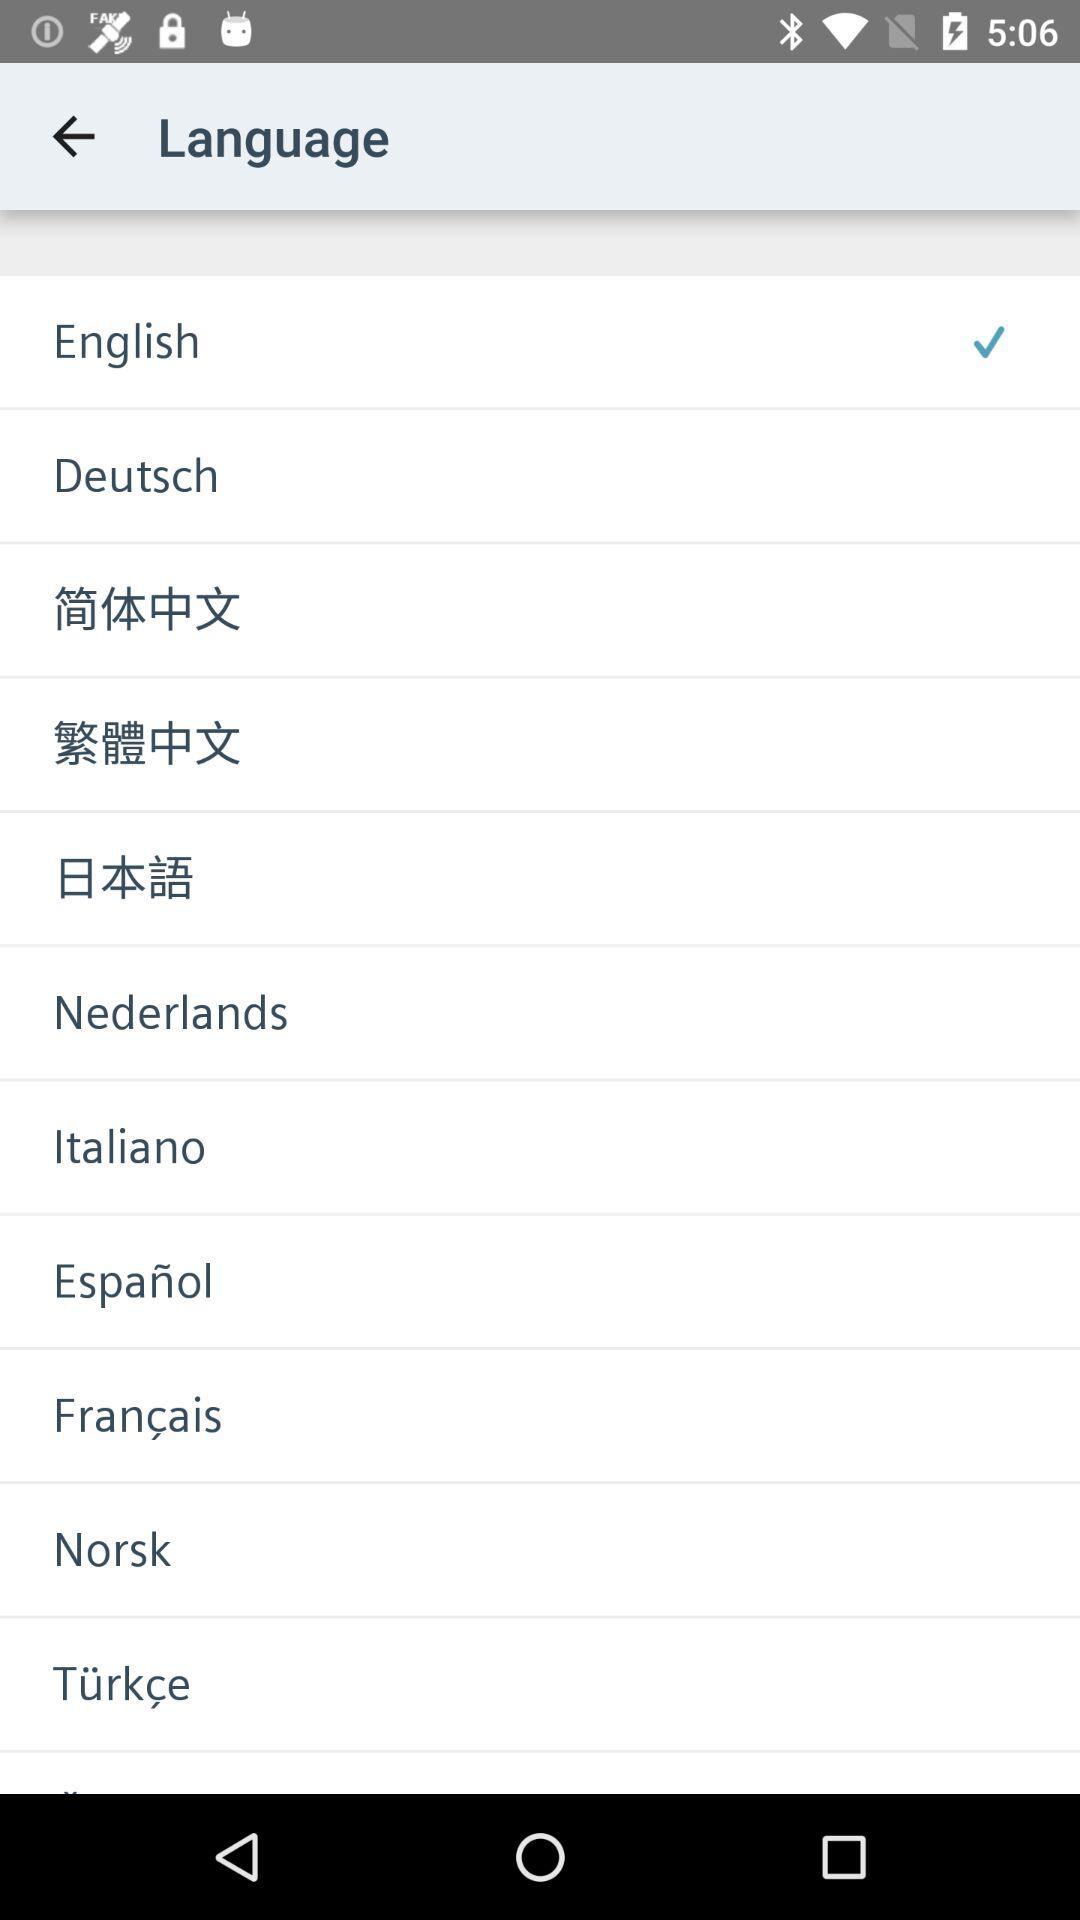  I want to click on item next to language icon, so click(72, 135).